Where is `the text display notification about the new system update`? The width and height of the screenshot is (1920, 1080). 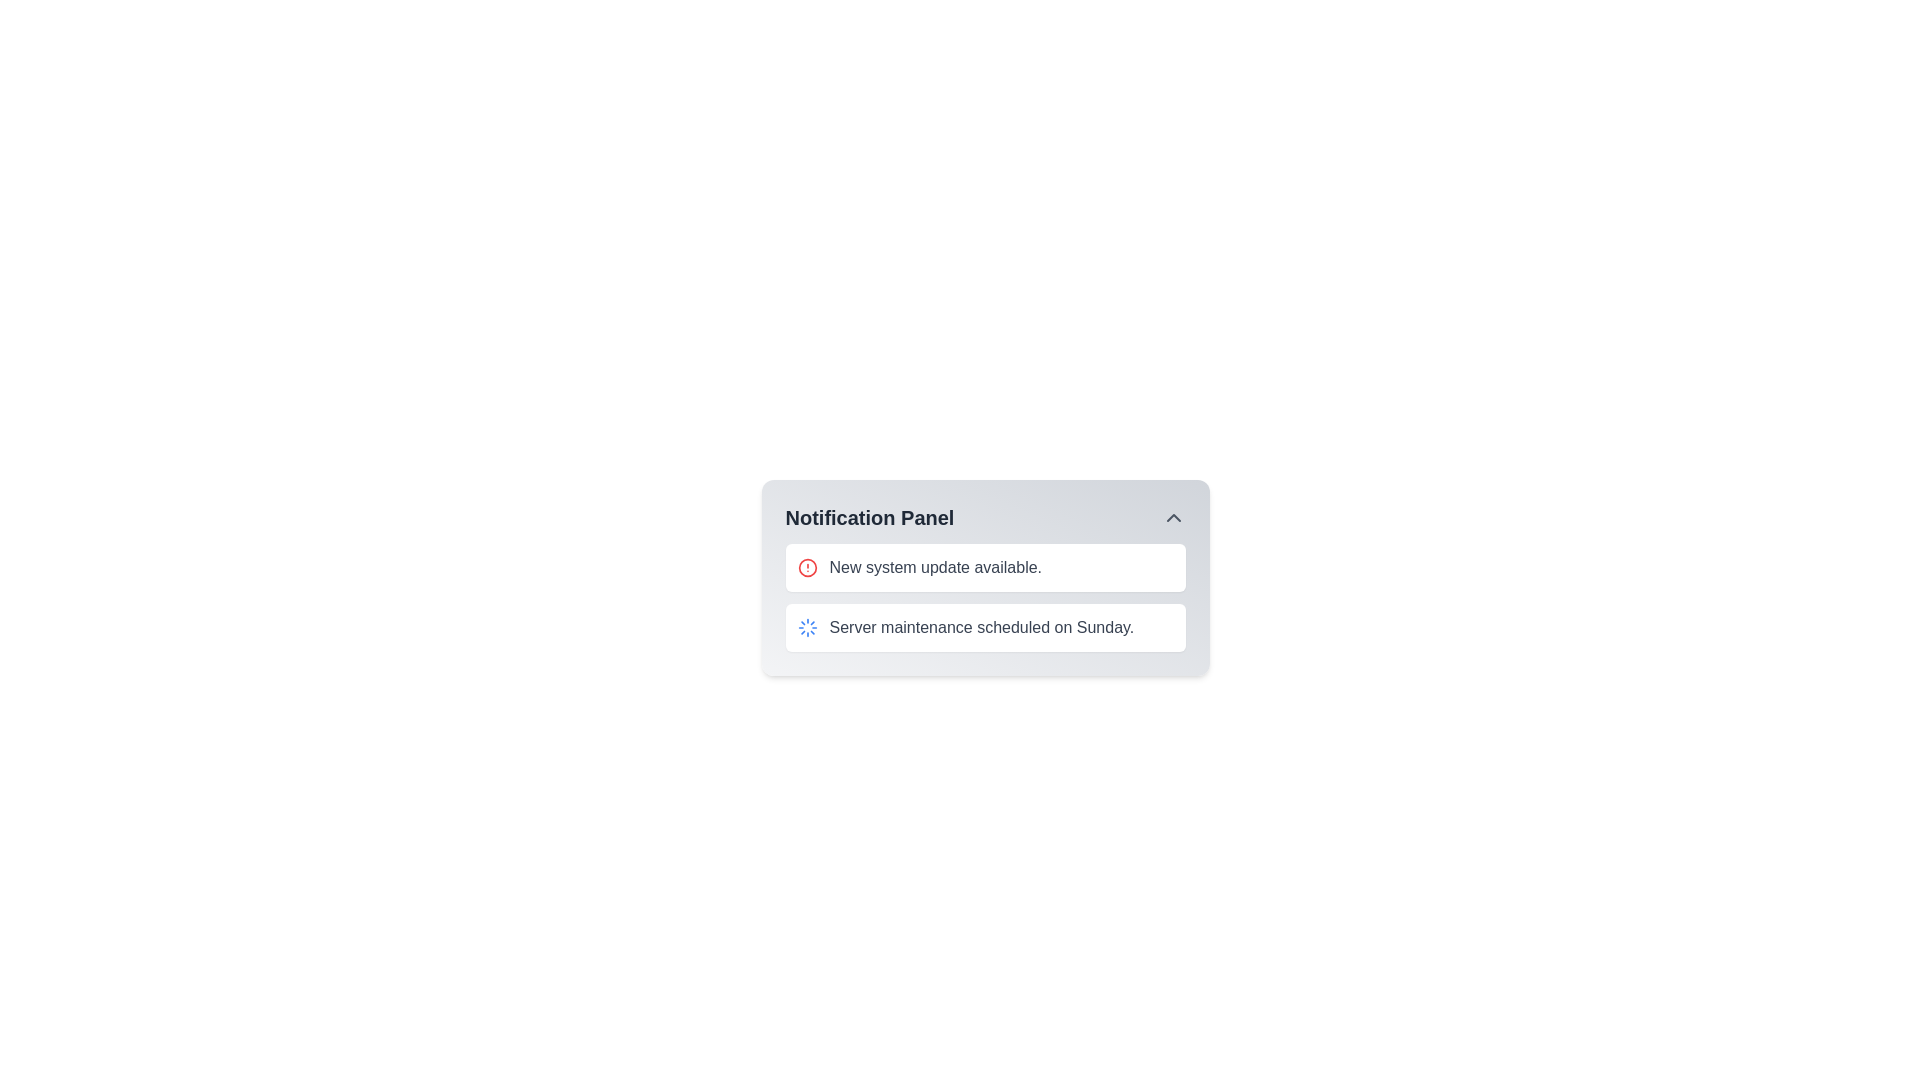 the text display notification about the new system update is located at coordinates (934, 567).